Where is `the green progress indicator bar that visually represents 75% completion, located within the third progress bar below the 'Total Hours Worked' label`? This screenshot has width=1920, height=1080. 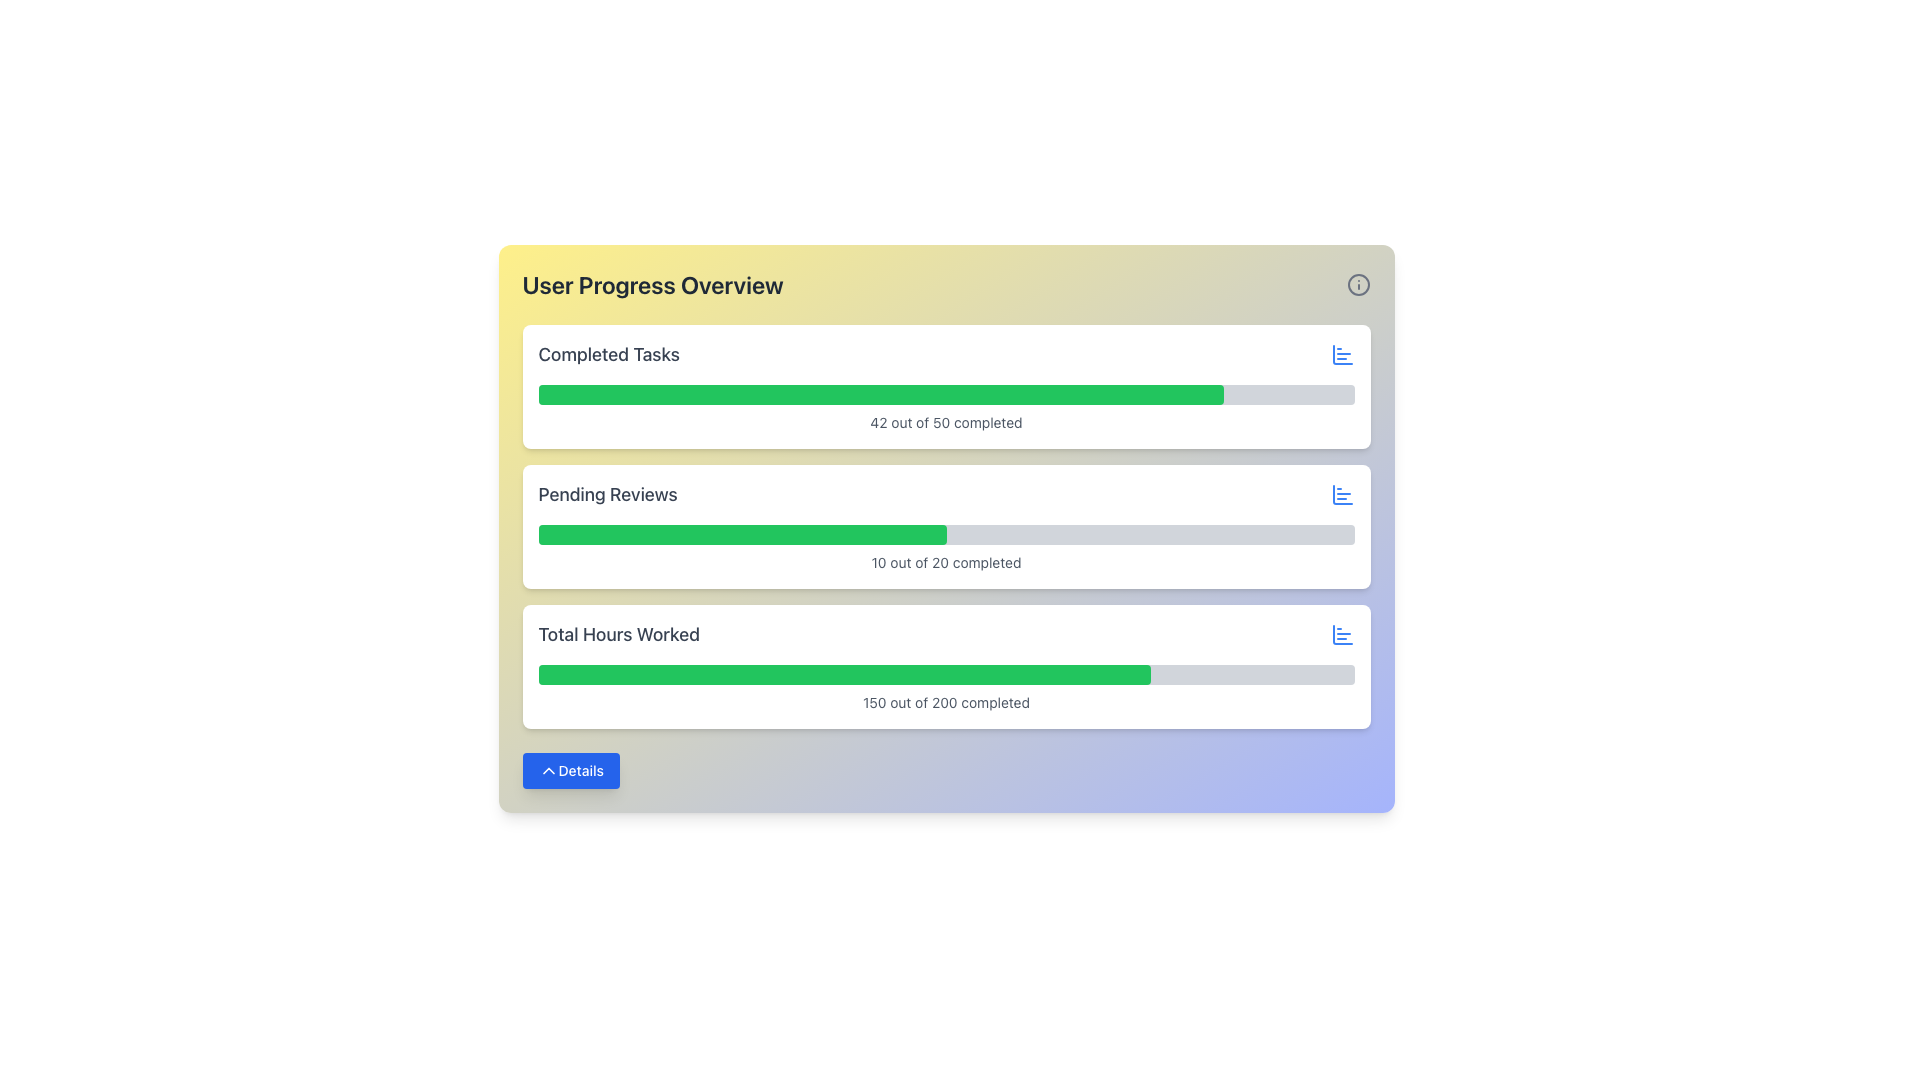 the green progress indicator bar that visually represents 75% completion, located within the third progress bar below the 'Total Hours Worked' label is located at coordinates (844, 675).